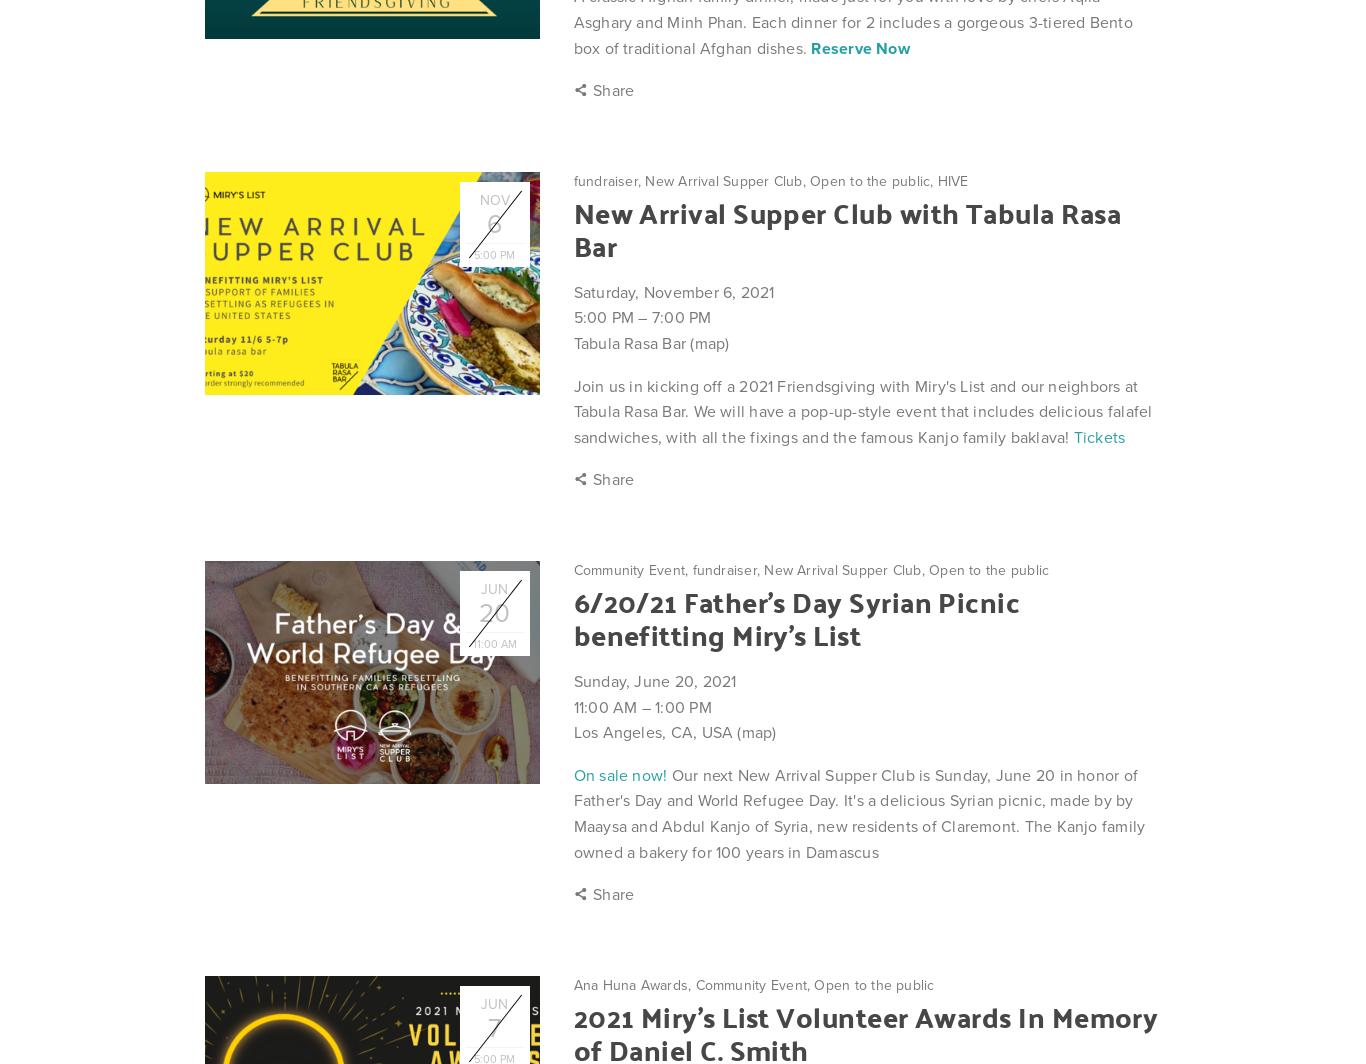  I want to click on '5:00 PM', so click(572, 317).